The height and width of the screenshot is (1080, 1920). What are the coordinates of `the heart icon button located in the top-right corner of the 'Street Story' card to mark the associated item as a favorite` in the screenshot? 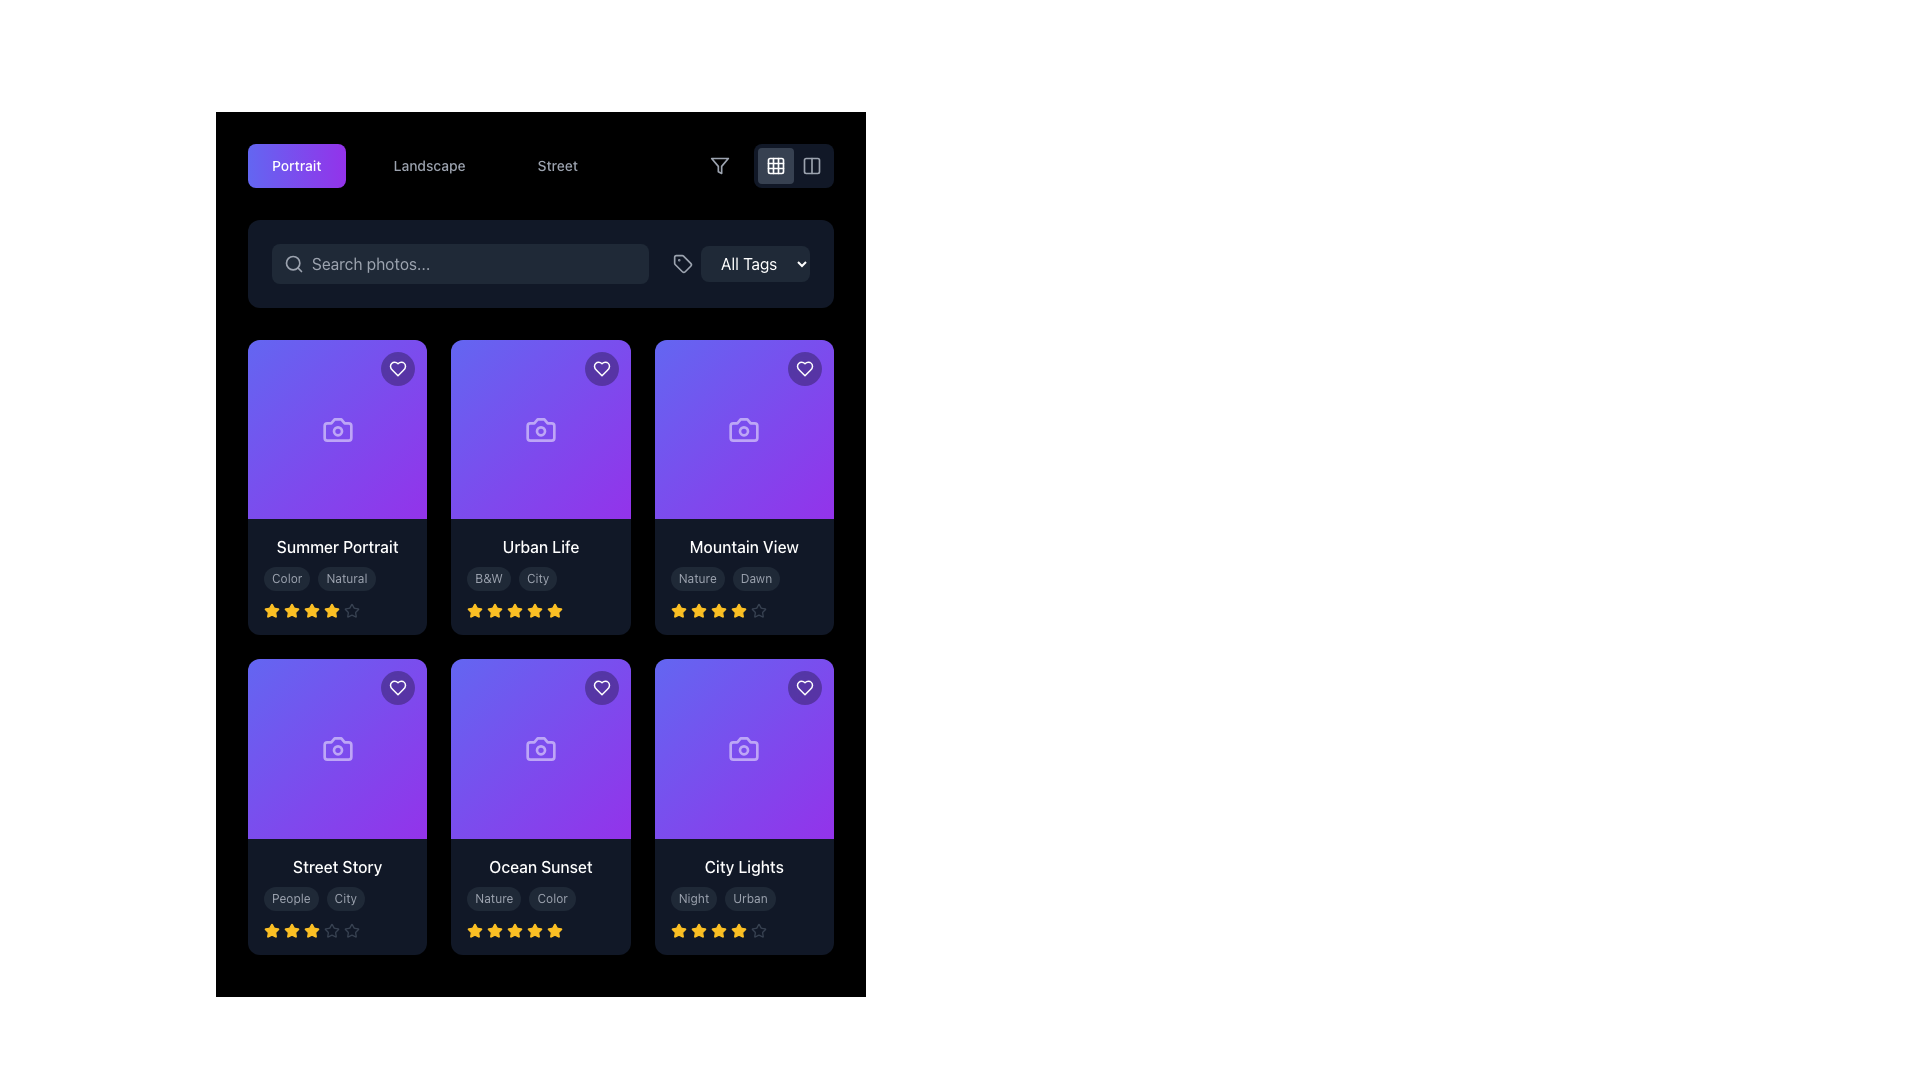 It's located at (398, 687).